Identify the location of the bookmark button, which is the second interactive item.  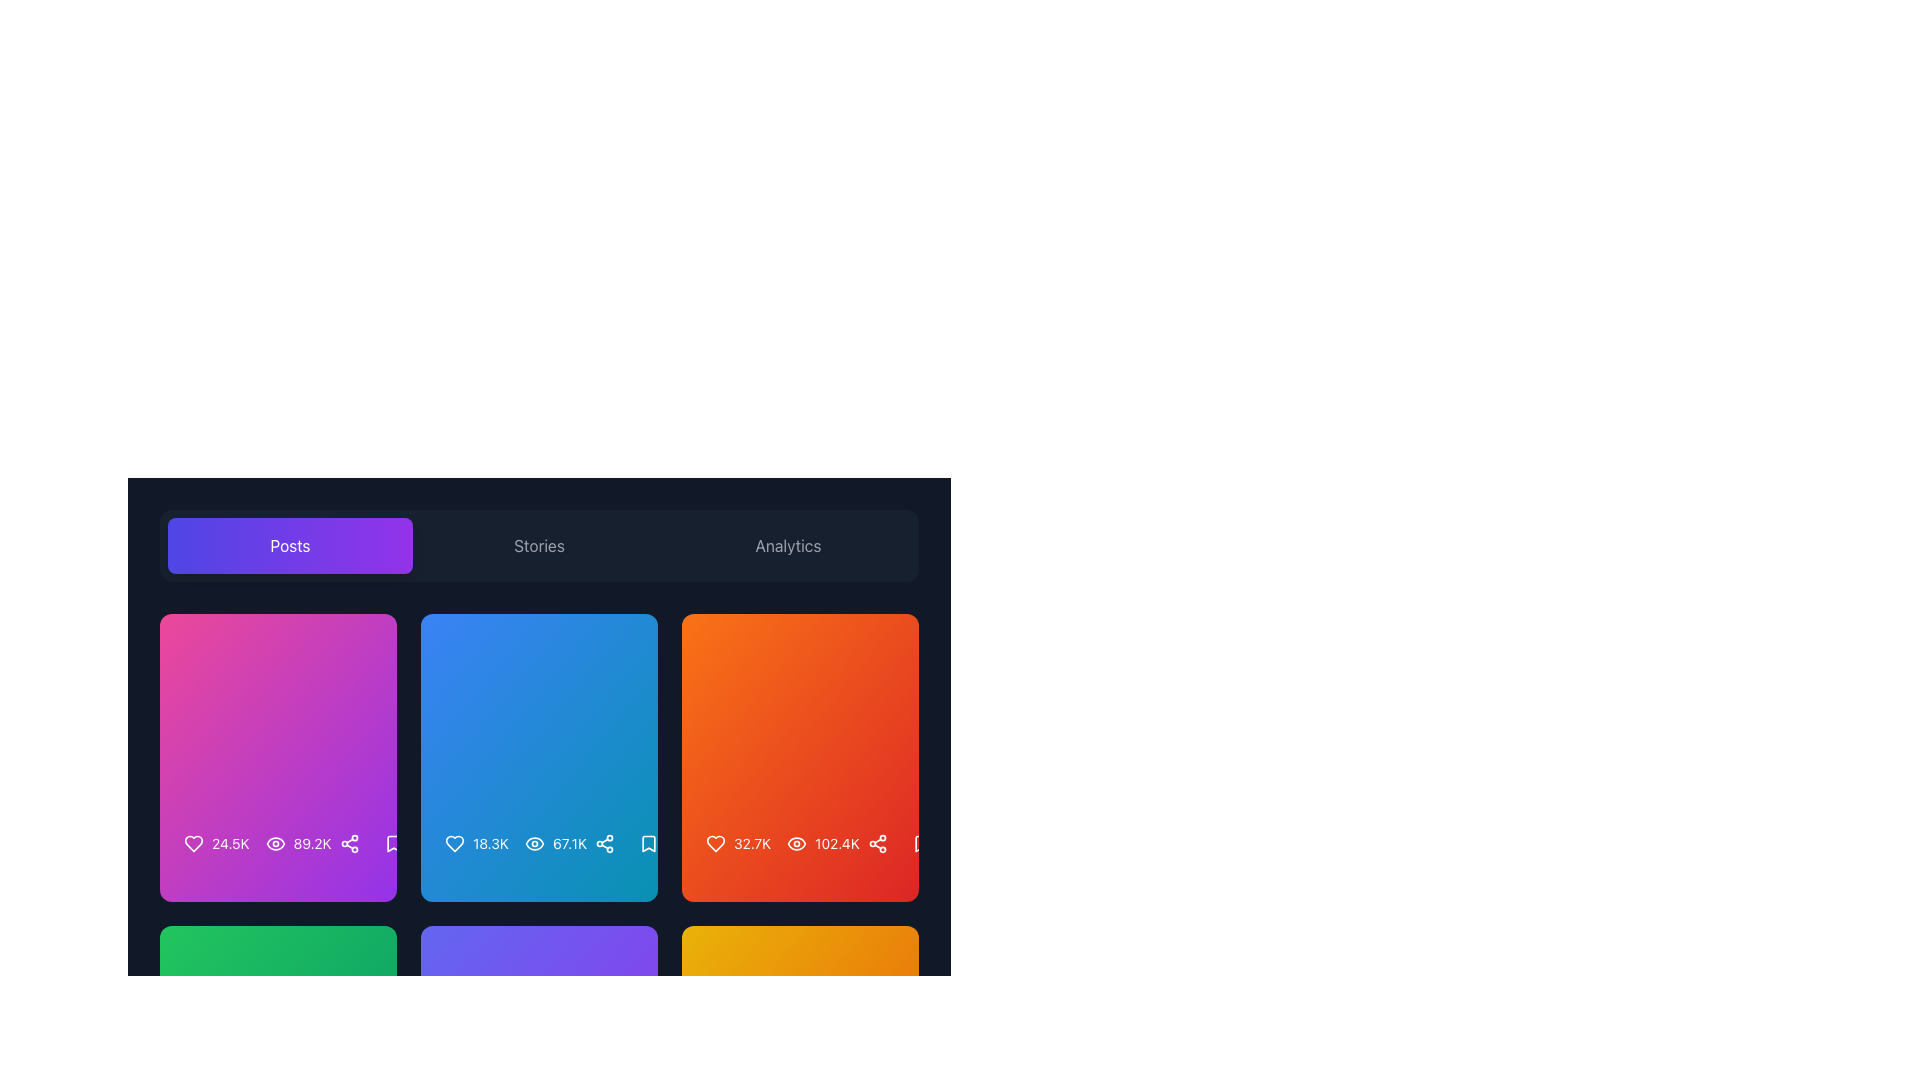
(920, 844).